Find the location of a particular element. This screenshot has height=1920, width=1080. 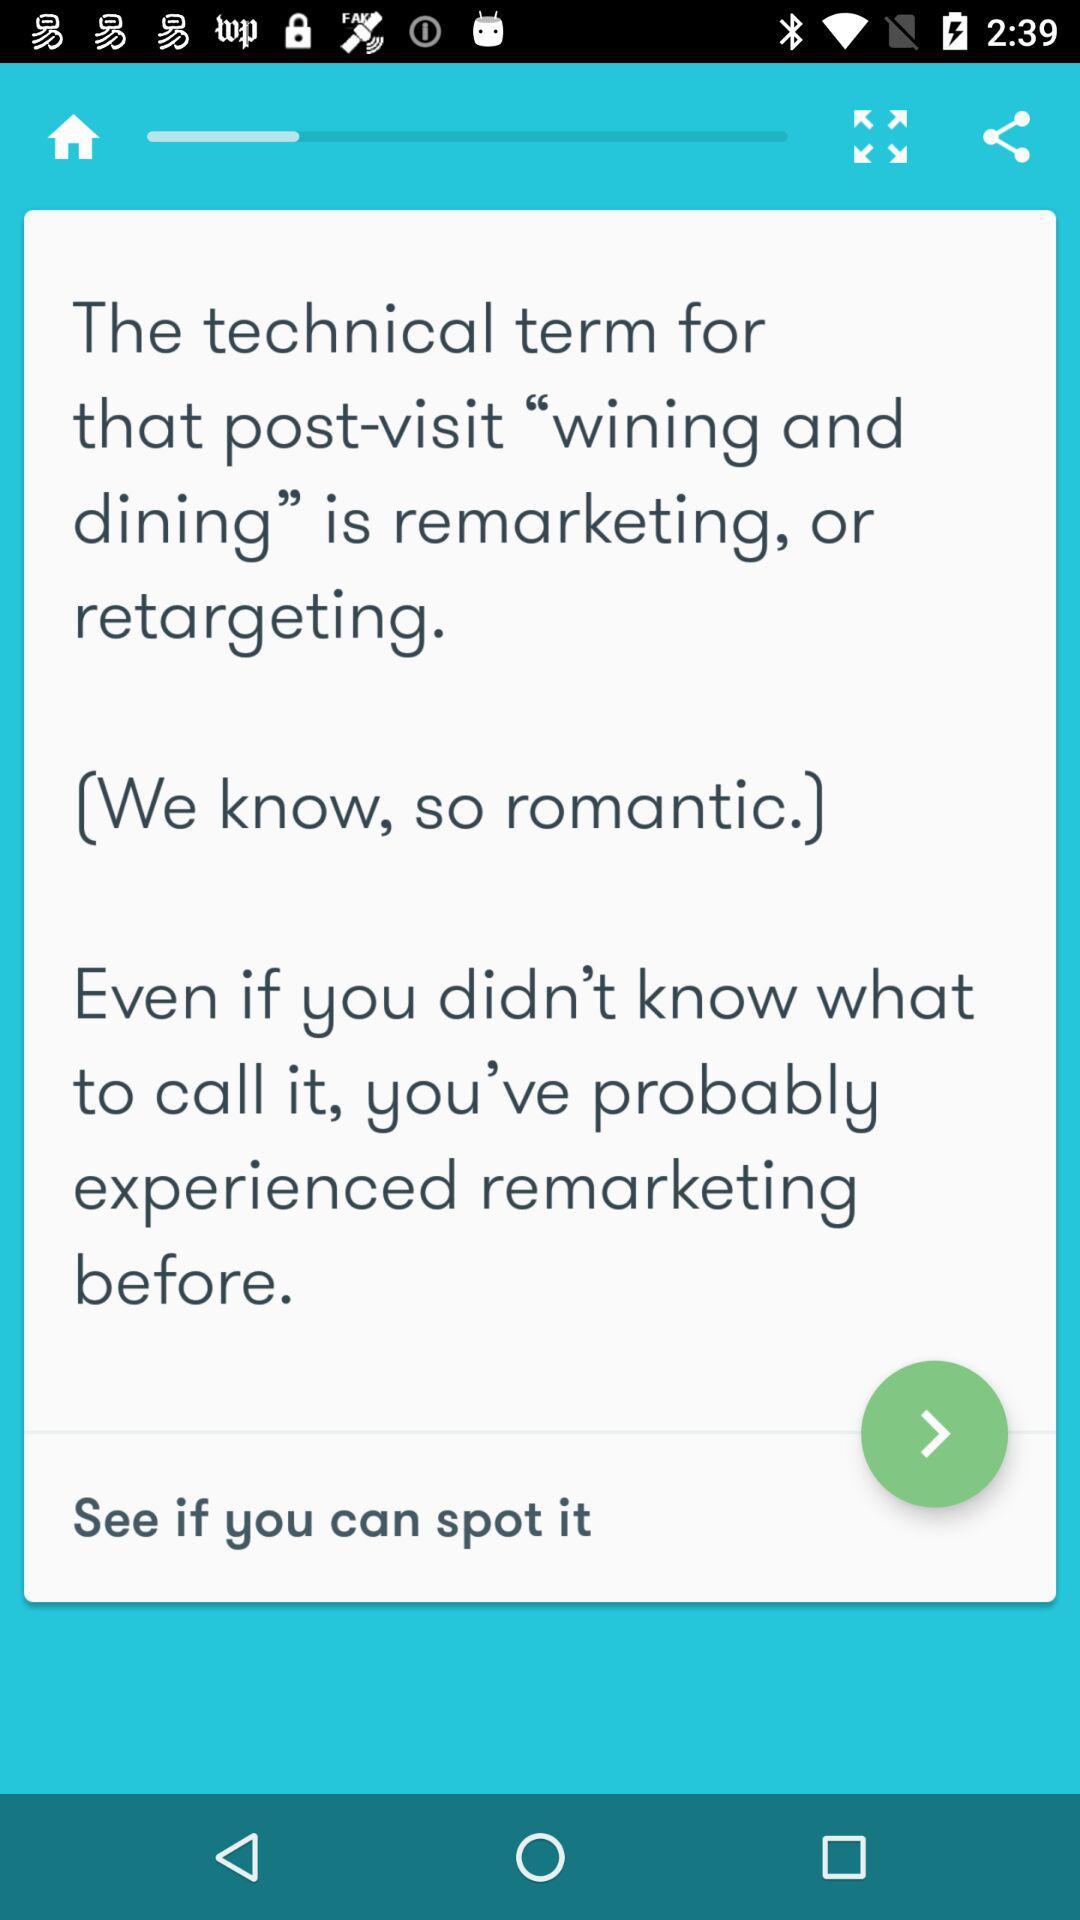

the fullscreen icon is located at coordinates (869, 135).